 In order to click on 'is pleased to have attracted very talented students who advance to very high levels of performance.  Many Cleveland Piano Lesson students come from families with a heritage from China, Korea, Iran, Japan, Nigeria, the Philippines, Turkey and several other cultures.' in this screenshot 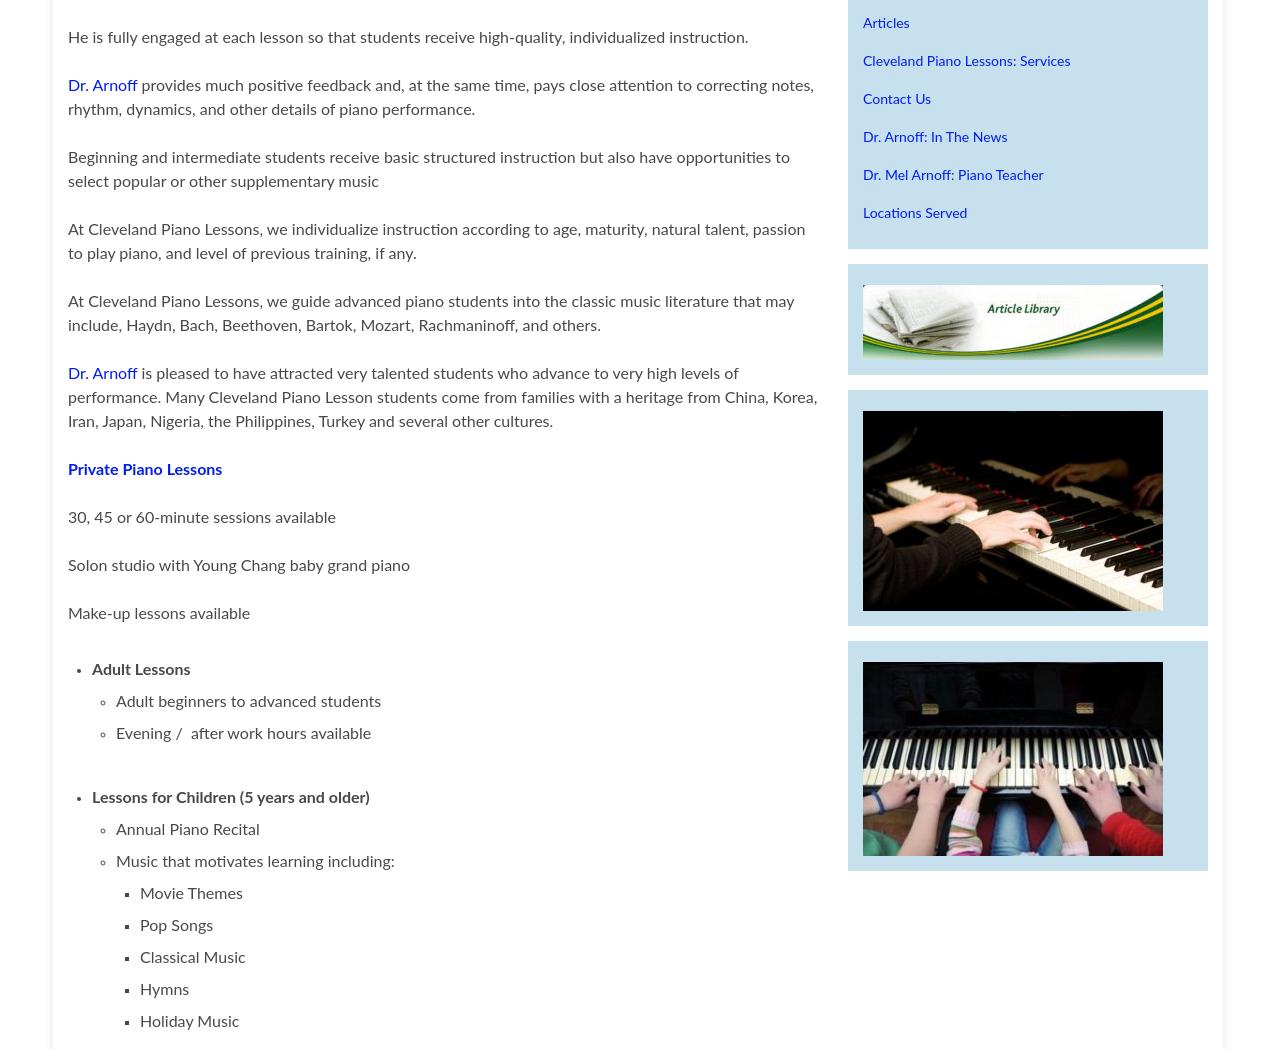, I will do `click(442, 397)`.